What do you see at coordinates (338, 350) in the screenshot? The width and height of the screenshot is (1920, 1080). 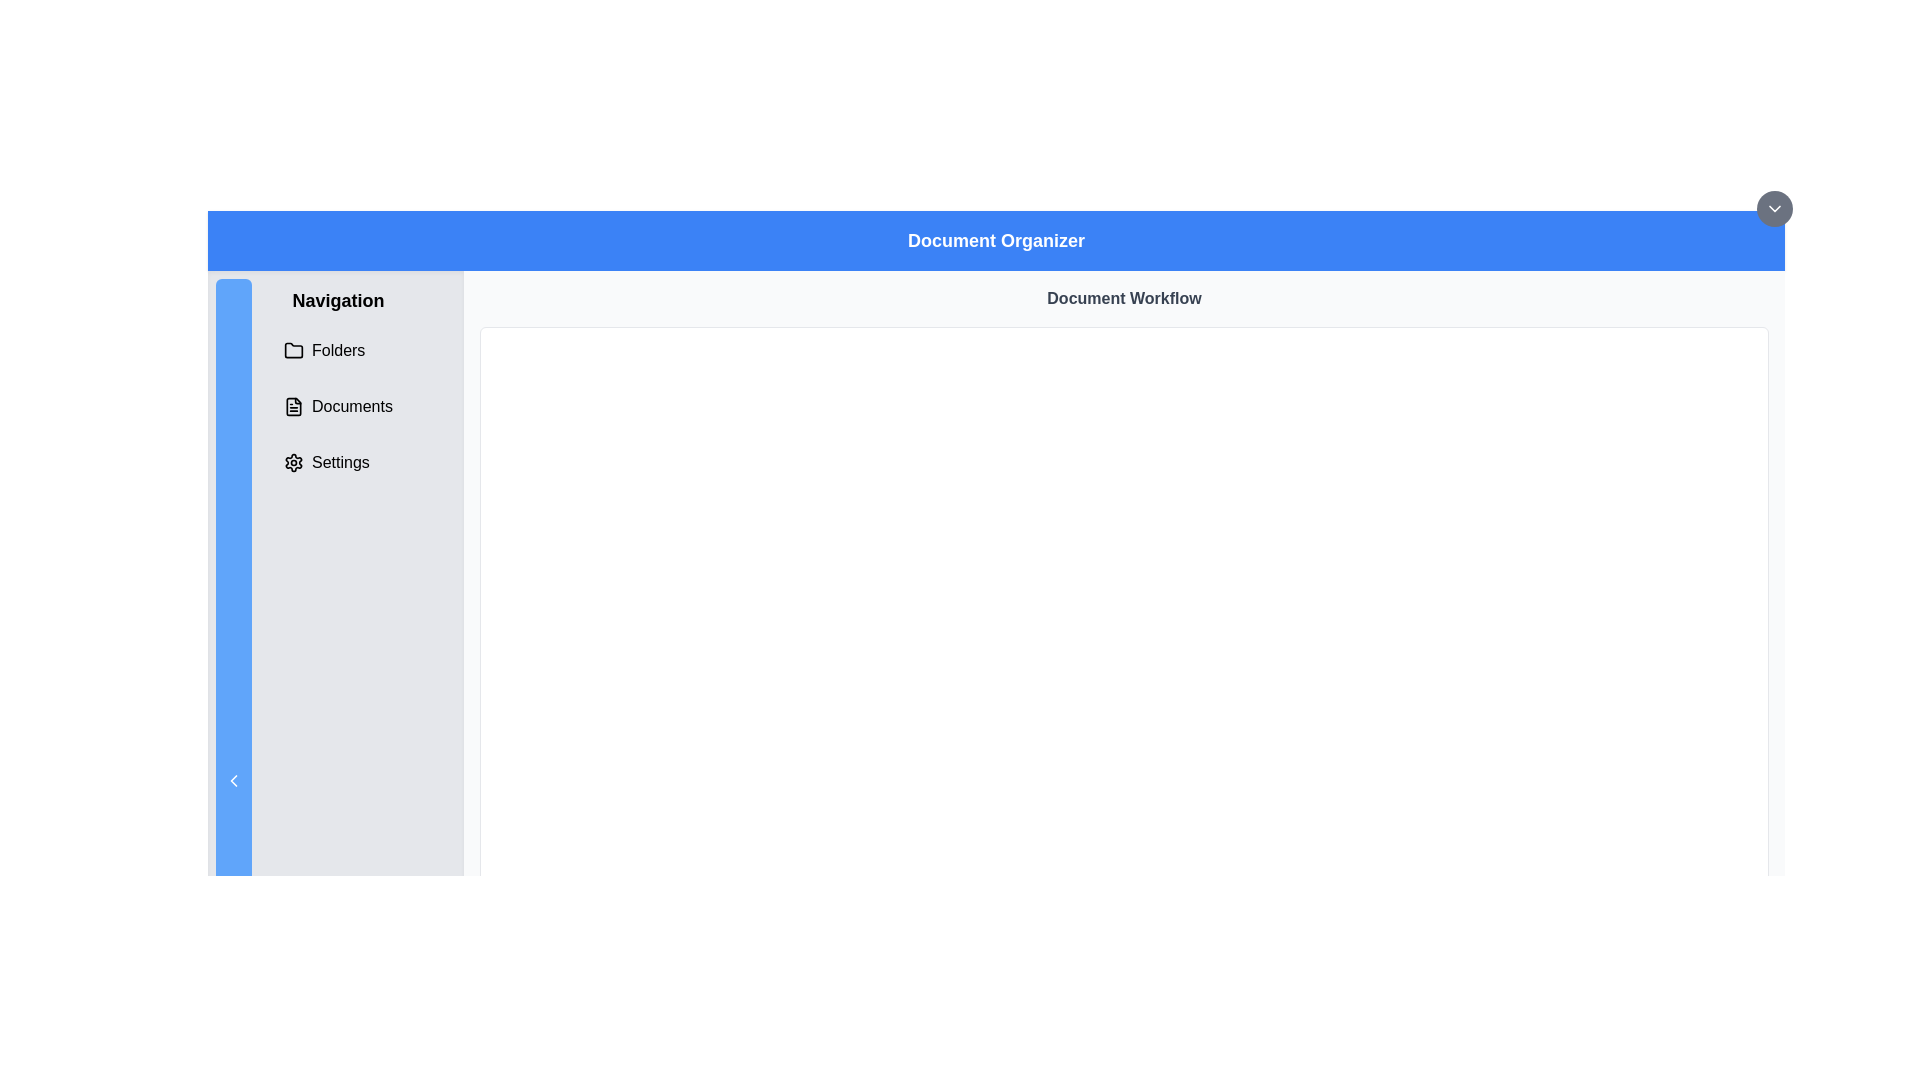 I see `the 'Folders' text label located in the left sidebar menu, which is the first item under the 'Navigation' header` at bounding box center [338, 350].